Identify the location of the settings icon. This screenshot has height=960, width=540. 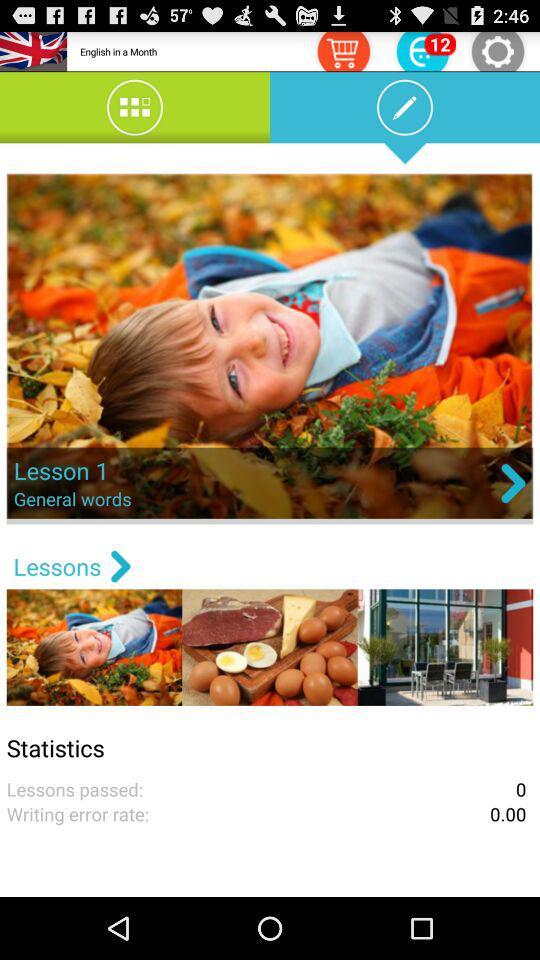
(496, 53).